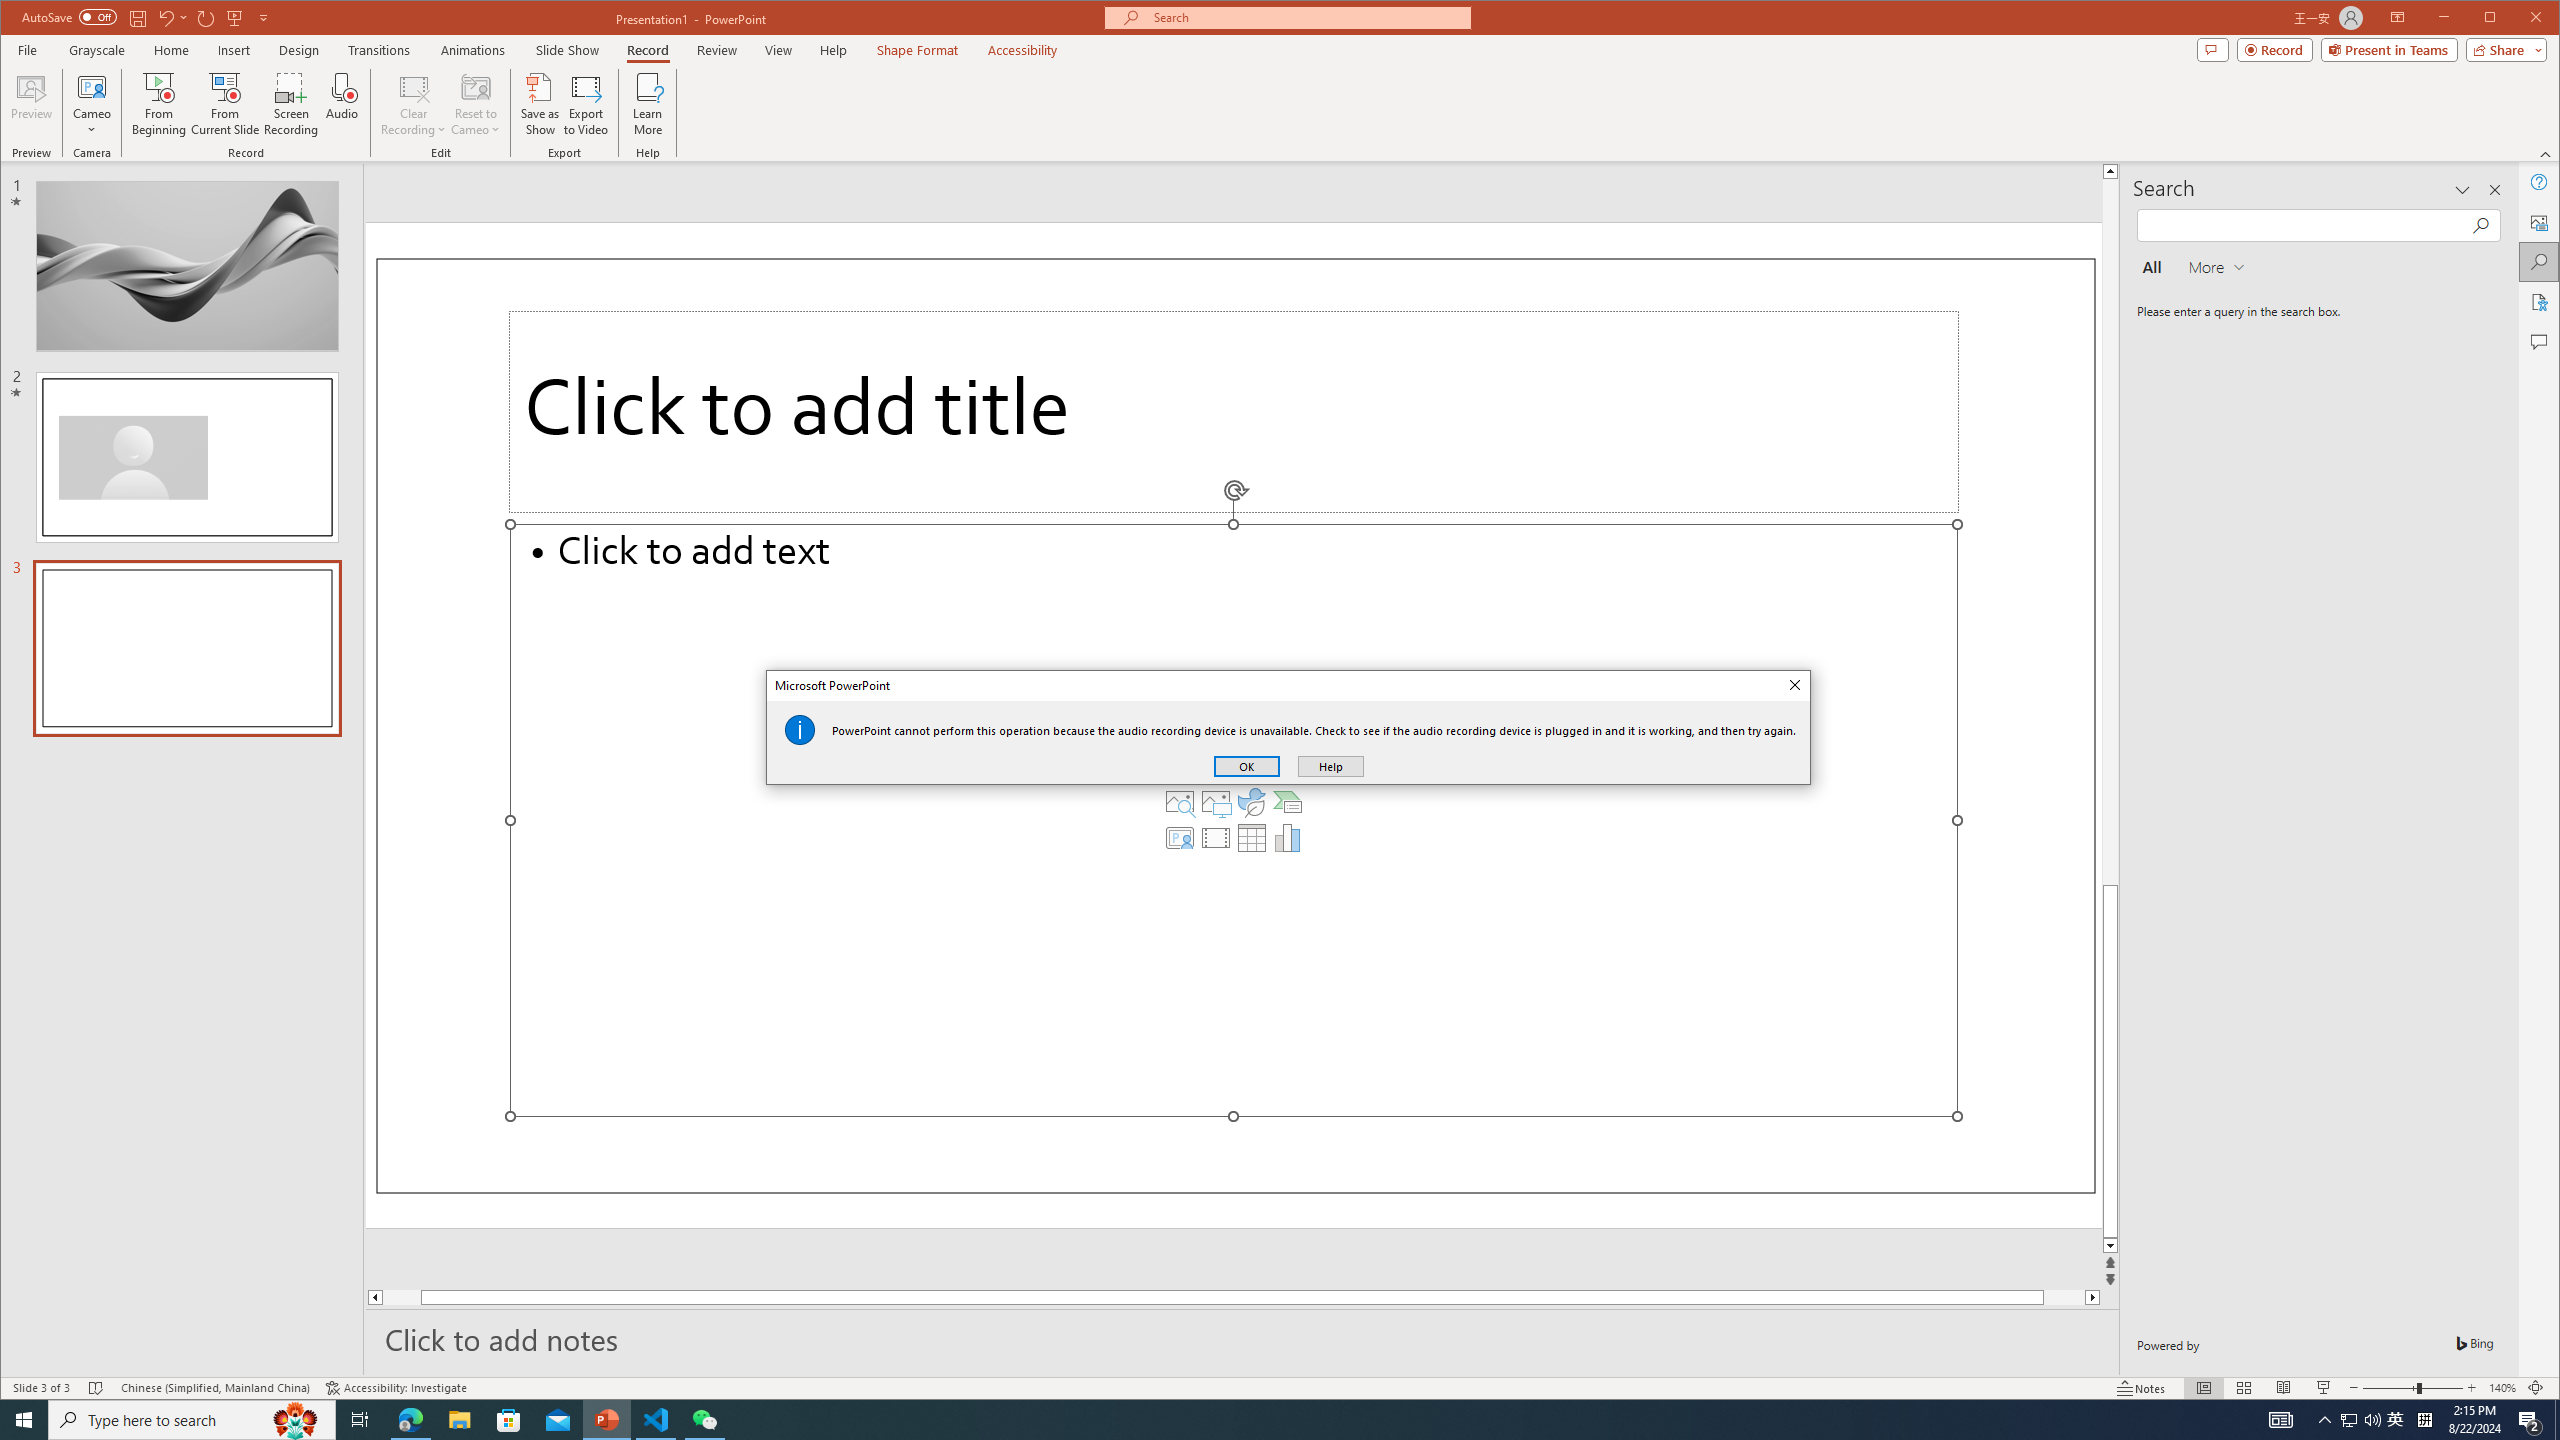 This screenshot has height=1440, width=2560. What do you see at coordinates (1215, 838) in the screenshot?
I see `'Insert Video'` at bounding box center [1215, 838].